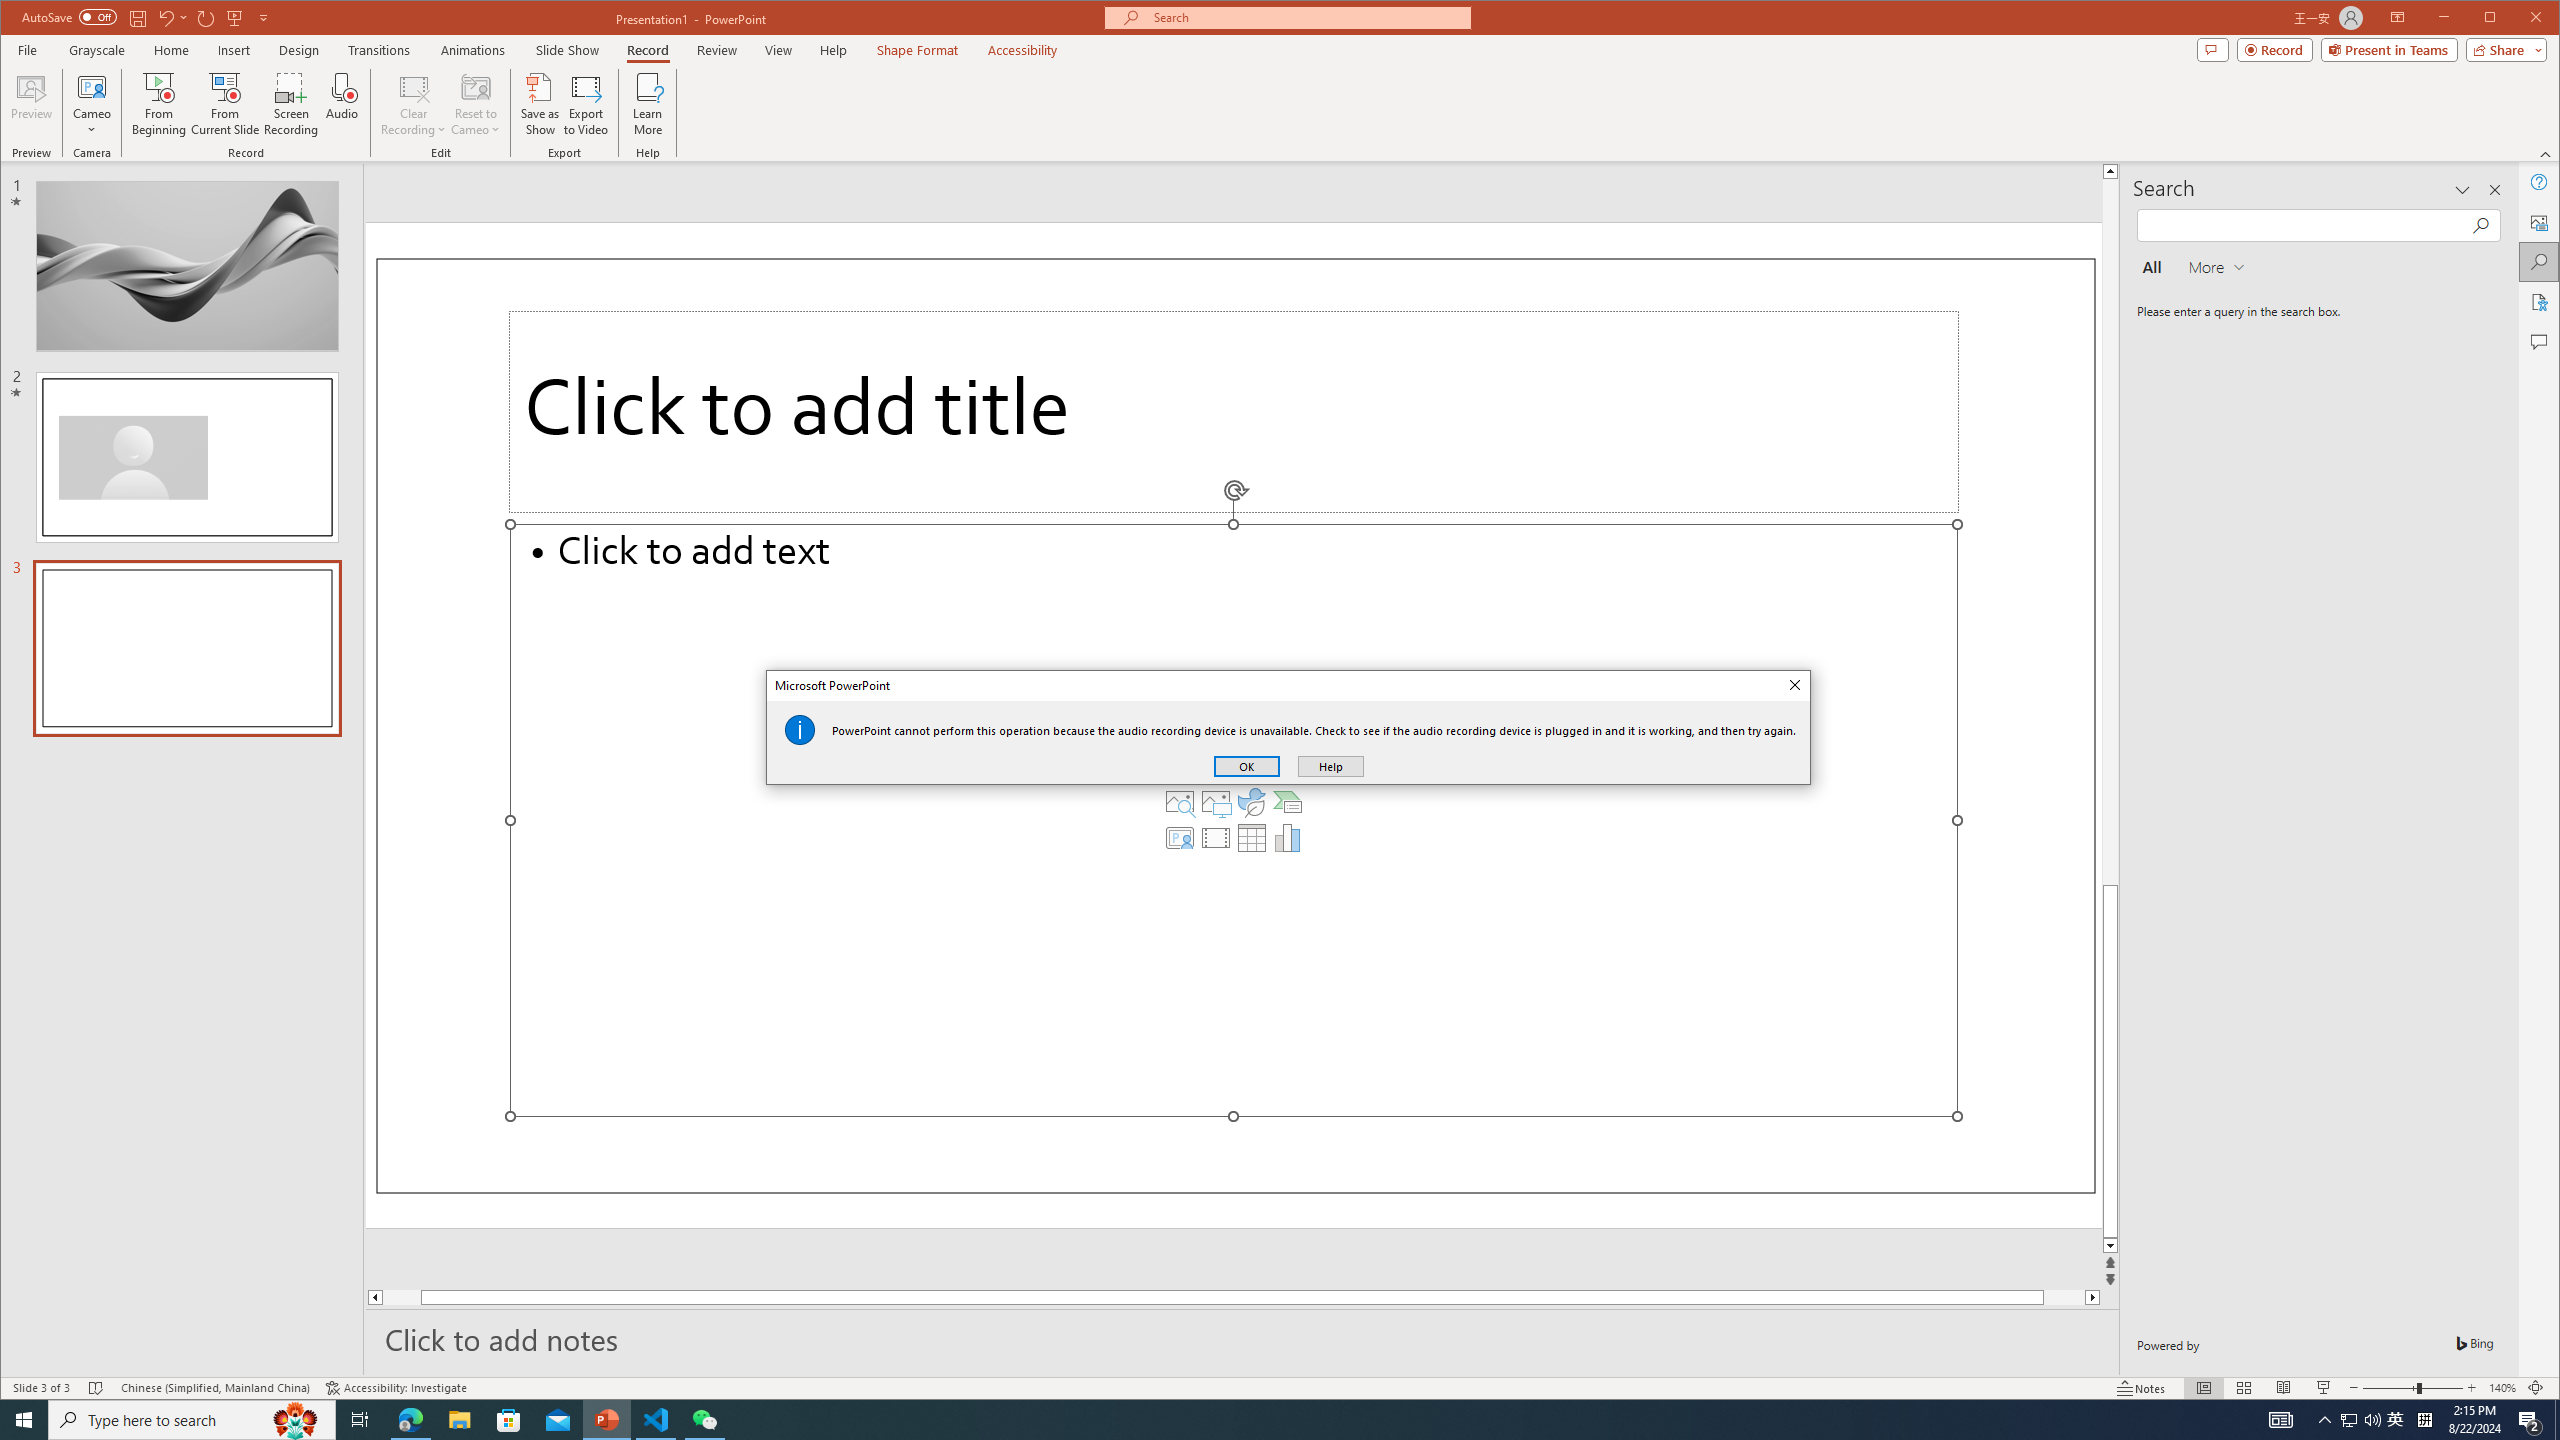 This screenshot has height=1440, width=2560. What do you see at coordinates (1215, 838) in the screenshot?
I see `'Insert Video'` at bounding box center [1215, 838].